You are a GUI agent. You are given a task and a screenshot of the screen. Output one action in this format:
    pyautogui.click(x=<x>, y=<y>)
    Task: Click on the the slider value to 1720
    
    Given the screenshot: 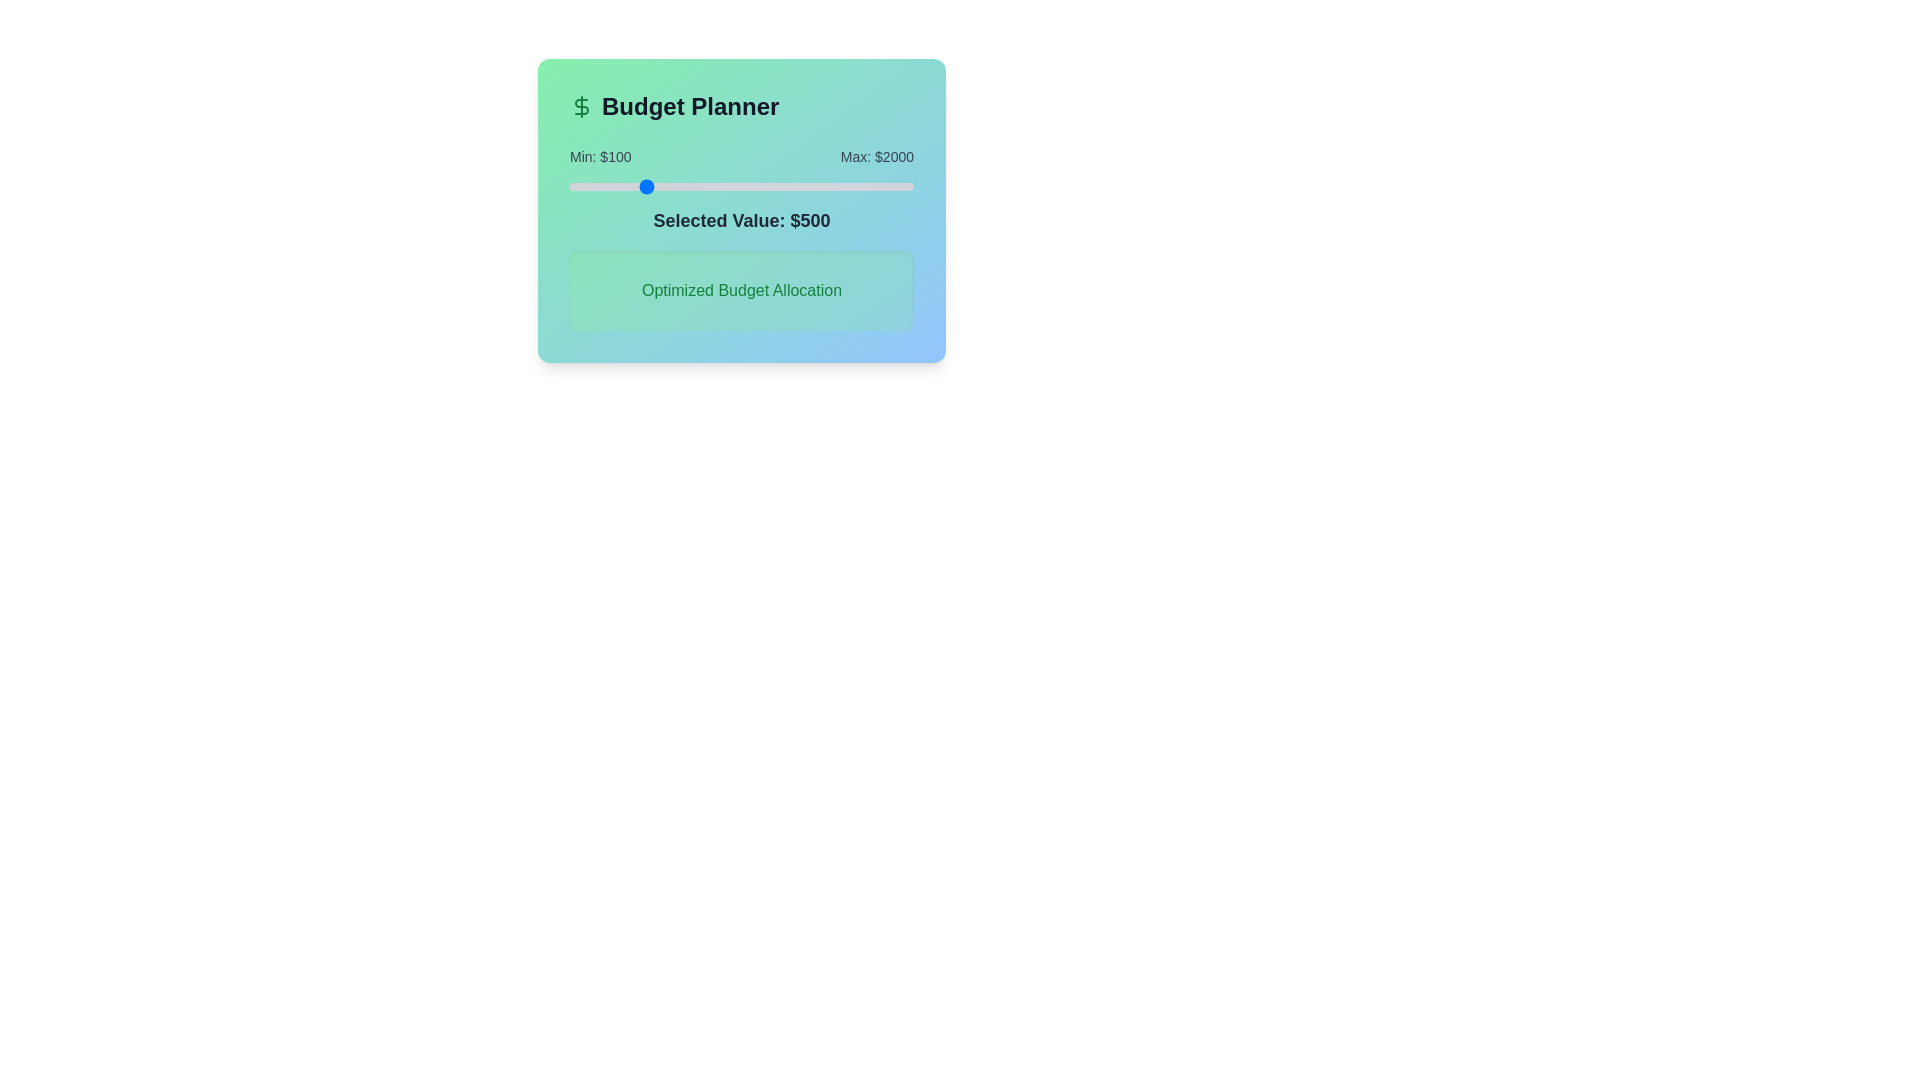 What is the action you would take?
    pyautogui.click(x=863, y=186)
    